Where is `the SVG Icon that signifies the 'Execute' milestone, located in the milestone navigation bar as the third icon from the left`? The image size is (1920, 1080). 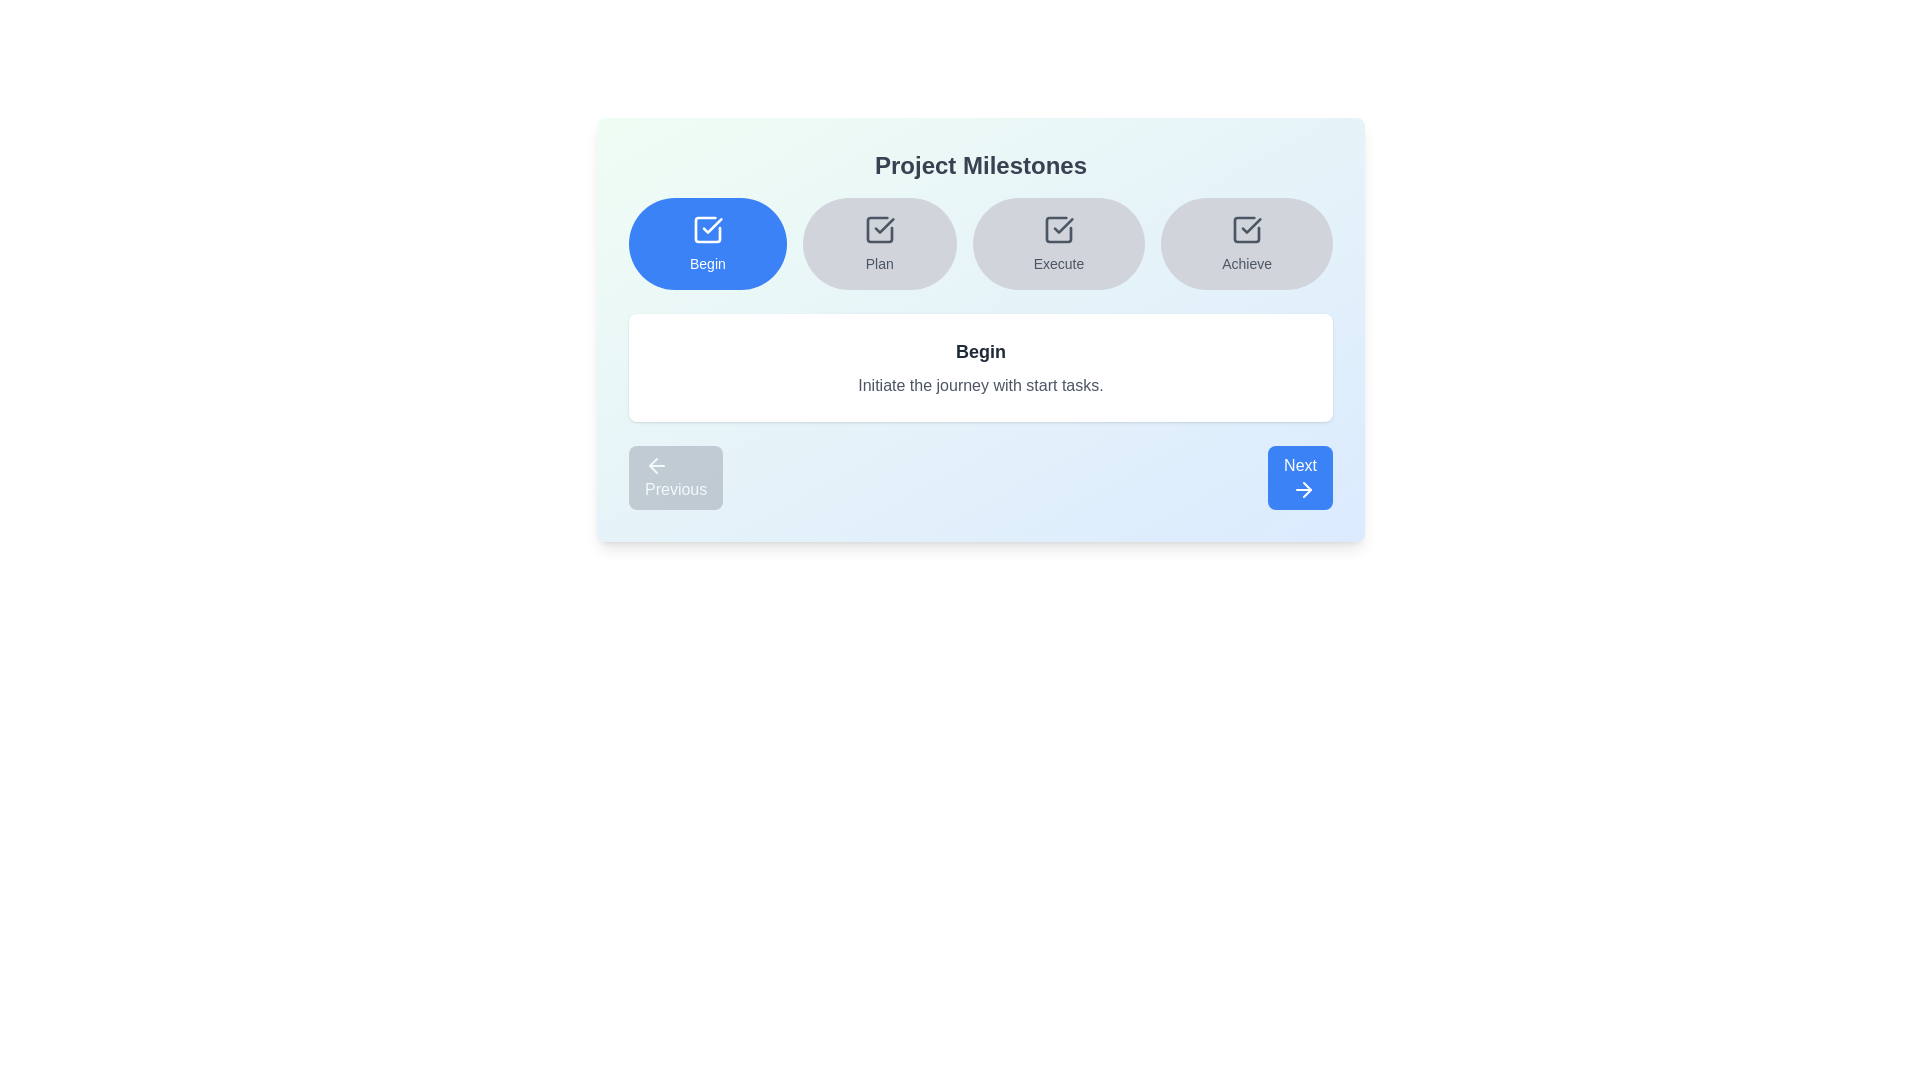
the SVG Icon that signifies the 'Execute' milestone, located in the milestone navigation bar as the third icon from the left is located at coordinates (1058, 229).